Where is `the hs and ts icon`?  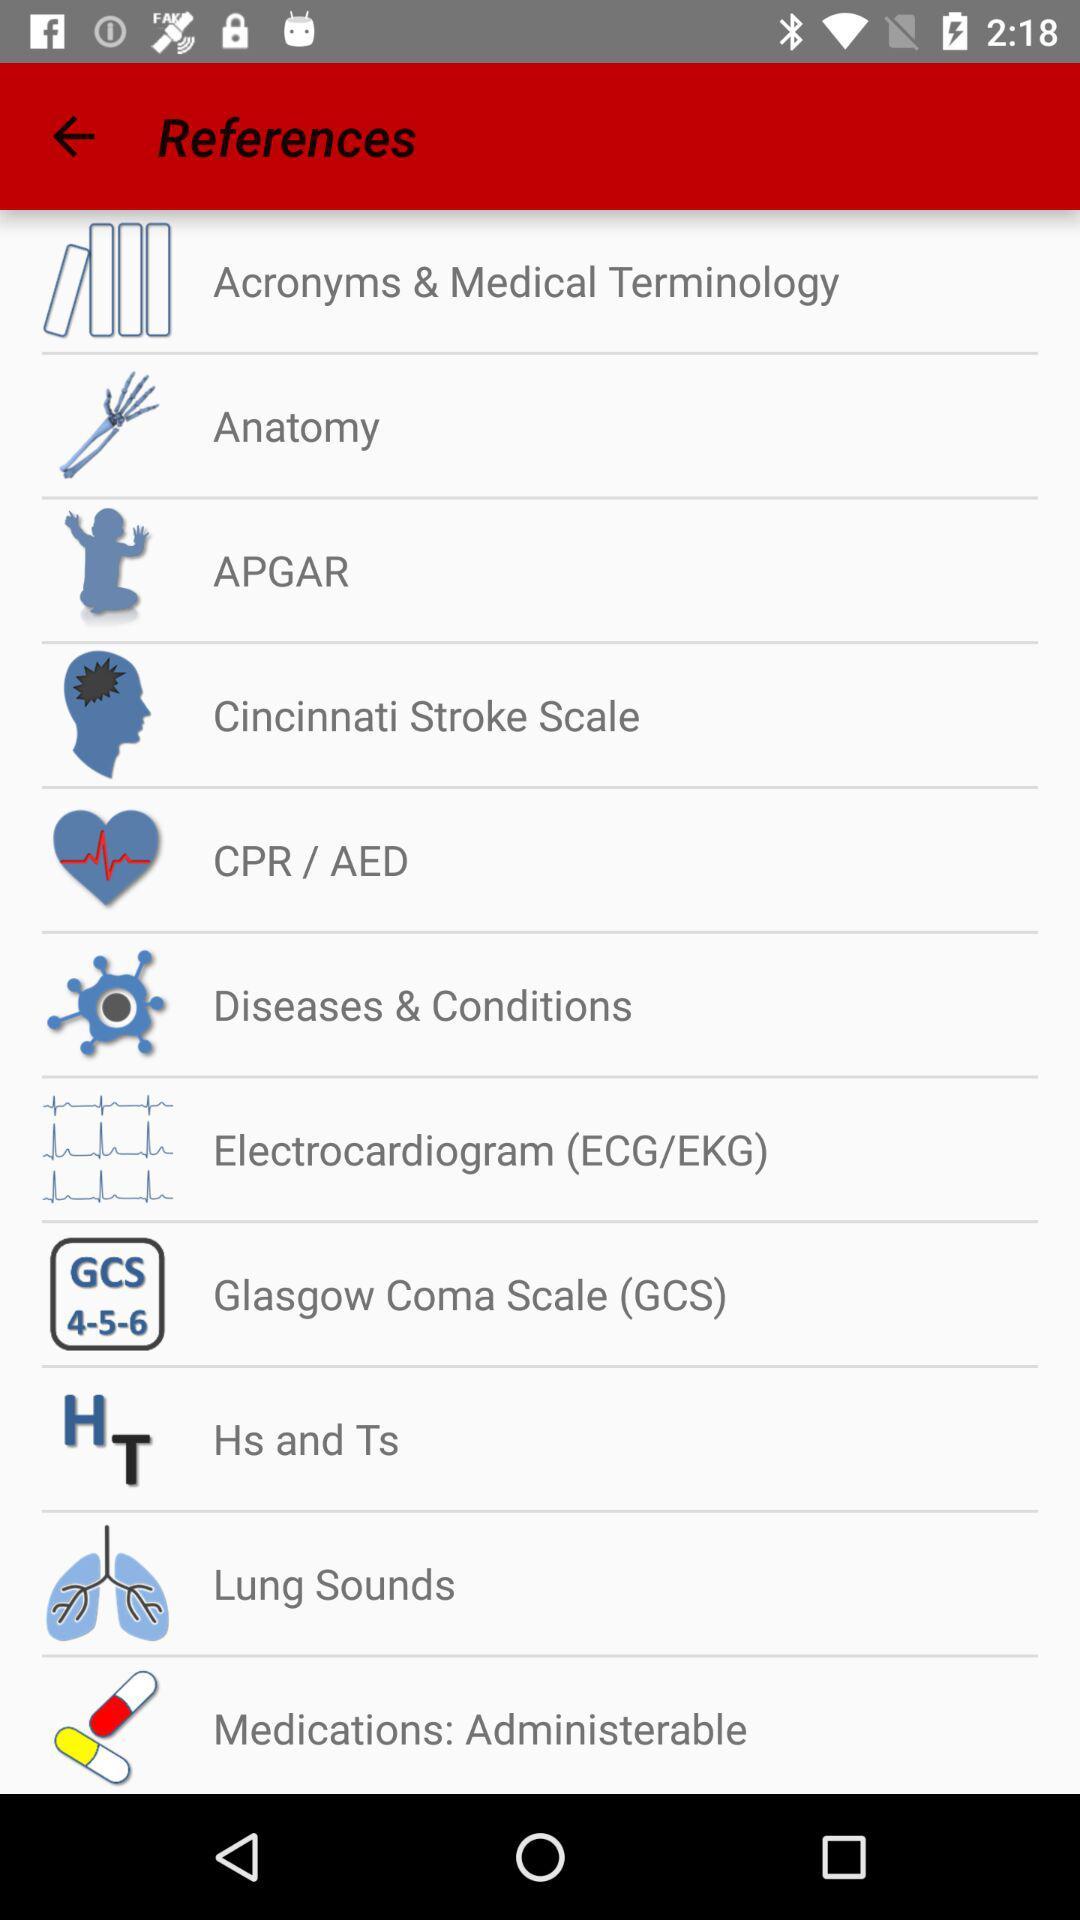 the hs and ts icon is located at coordinates (286, 1437).